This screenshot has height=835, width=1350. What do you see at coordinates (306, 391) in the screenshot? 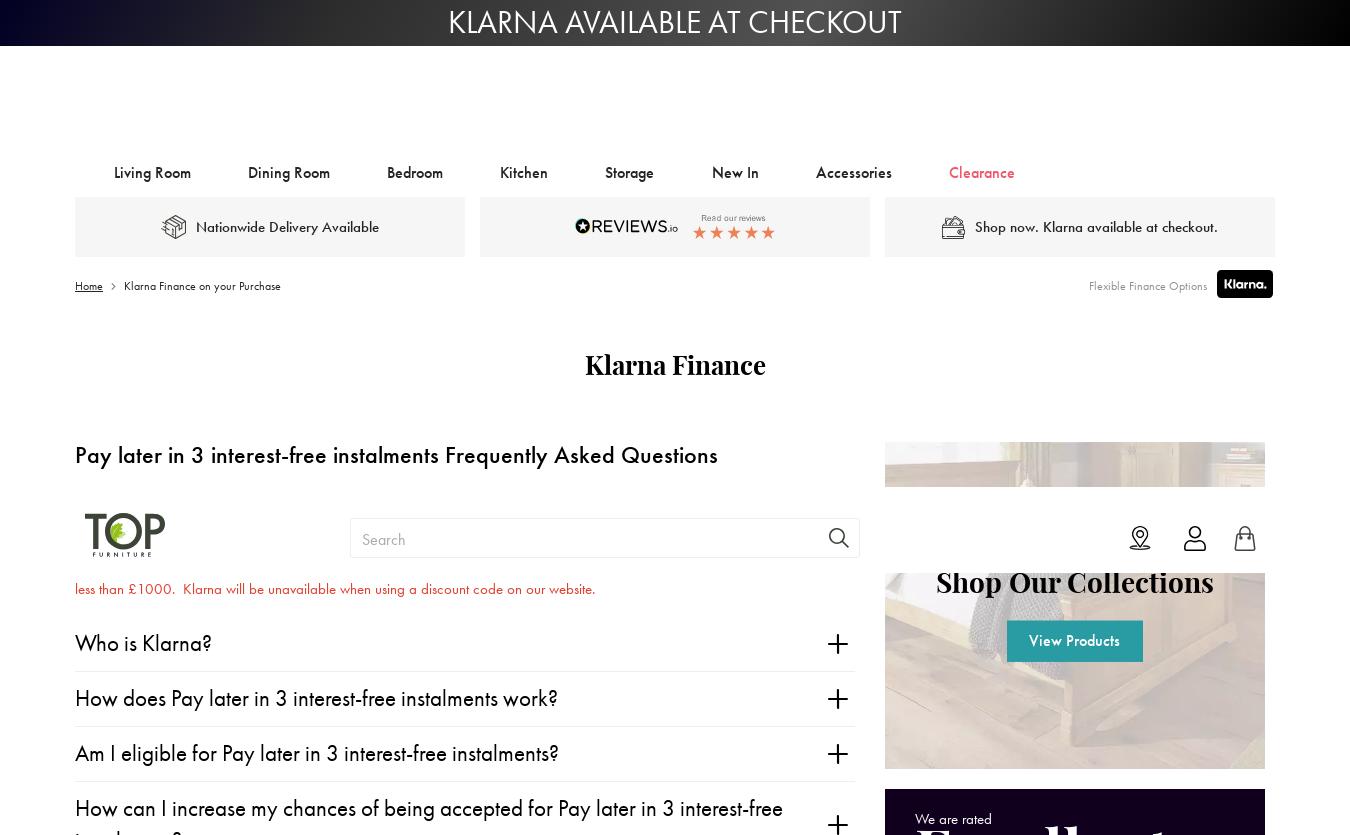
I see `'What do I need to provide when I make a purchase?'` at bounding box center [306, 391].